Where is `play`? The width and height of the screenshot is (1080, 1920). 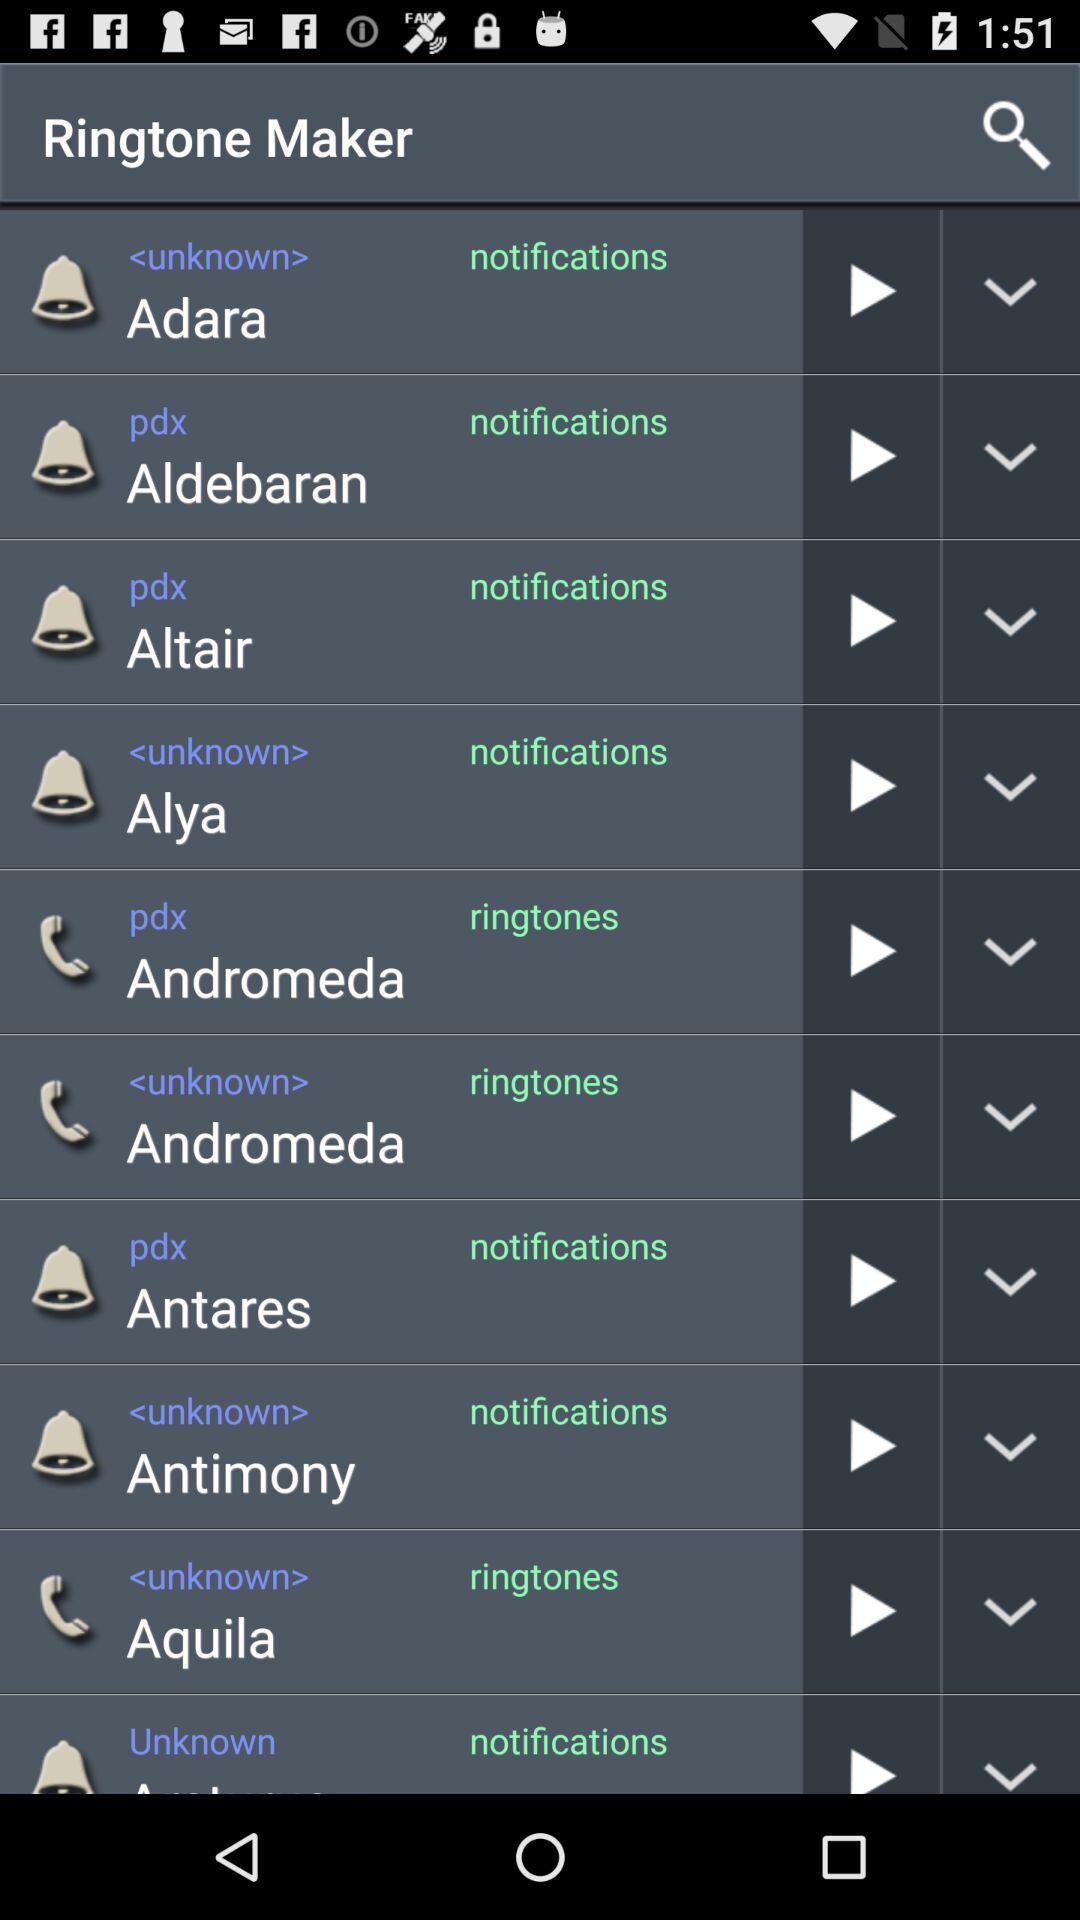
play is located at coordinates (870, 785).